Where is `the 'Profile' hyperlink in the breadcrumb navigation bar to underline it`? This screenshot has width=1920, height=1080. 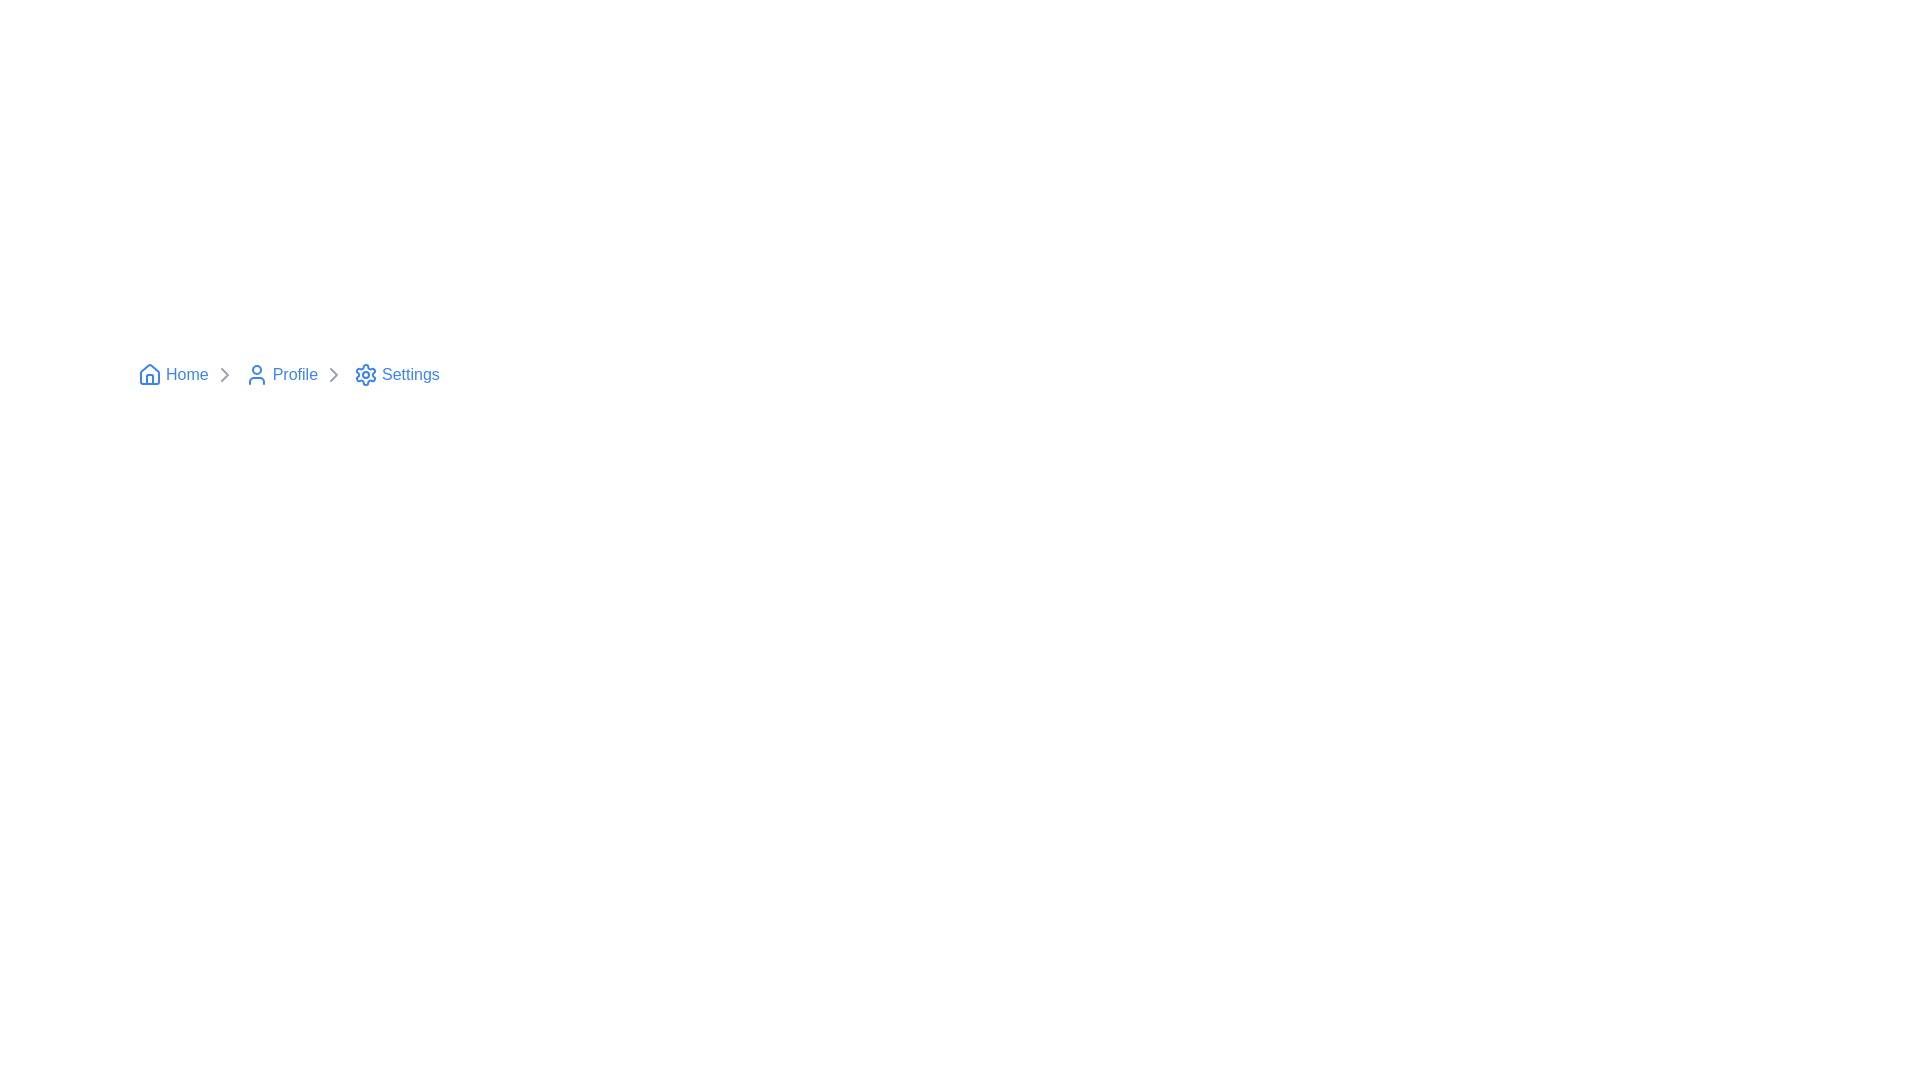 the 'Profile' hyperlink in the breadcrumb navigation bar to underline it is located at coordinates (280, 374).